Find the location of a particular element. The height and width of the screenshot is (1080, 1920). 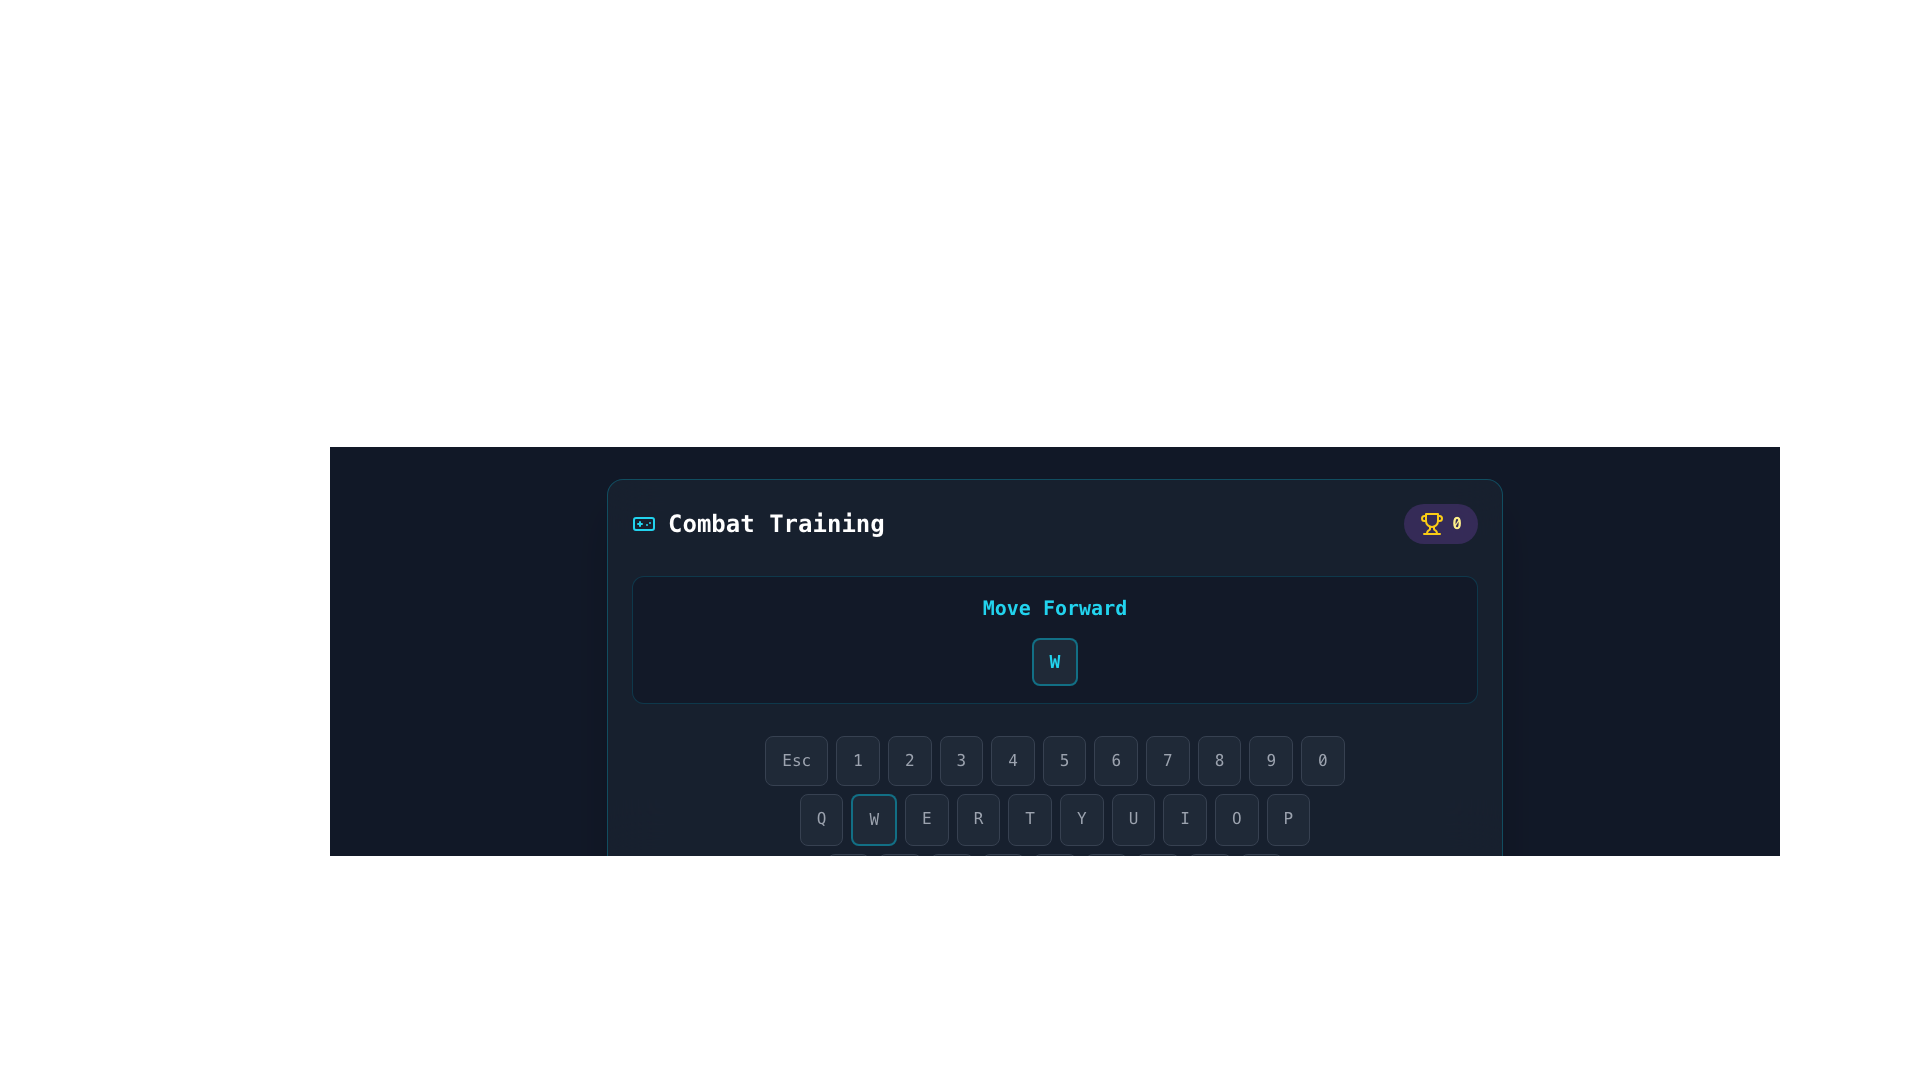

the virtual keyboard key displaying the letter 'P', which is the rightmost key in the second row of the keyboard layout is located at coordinates (1287, 820).